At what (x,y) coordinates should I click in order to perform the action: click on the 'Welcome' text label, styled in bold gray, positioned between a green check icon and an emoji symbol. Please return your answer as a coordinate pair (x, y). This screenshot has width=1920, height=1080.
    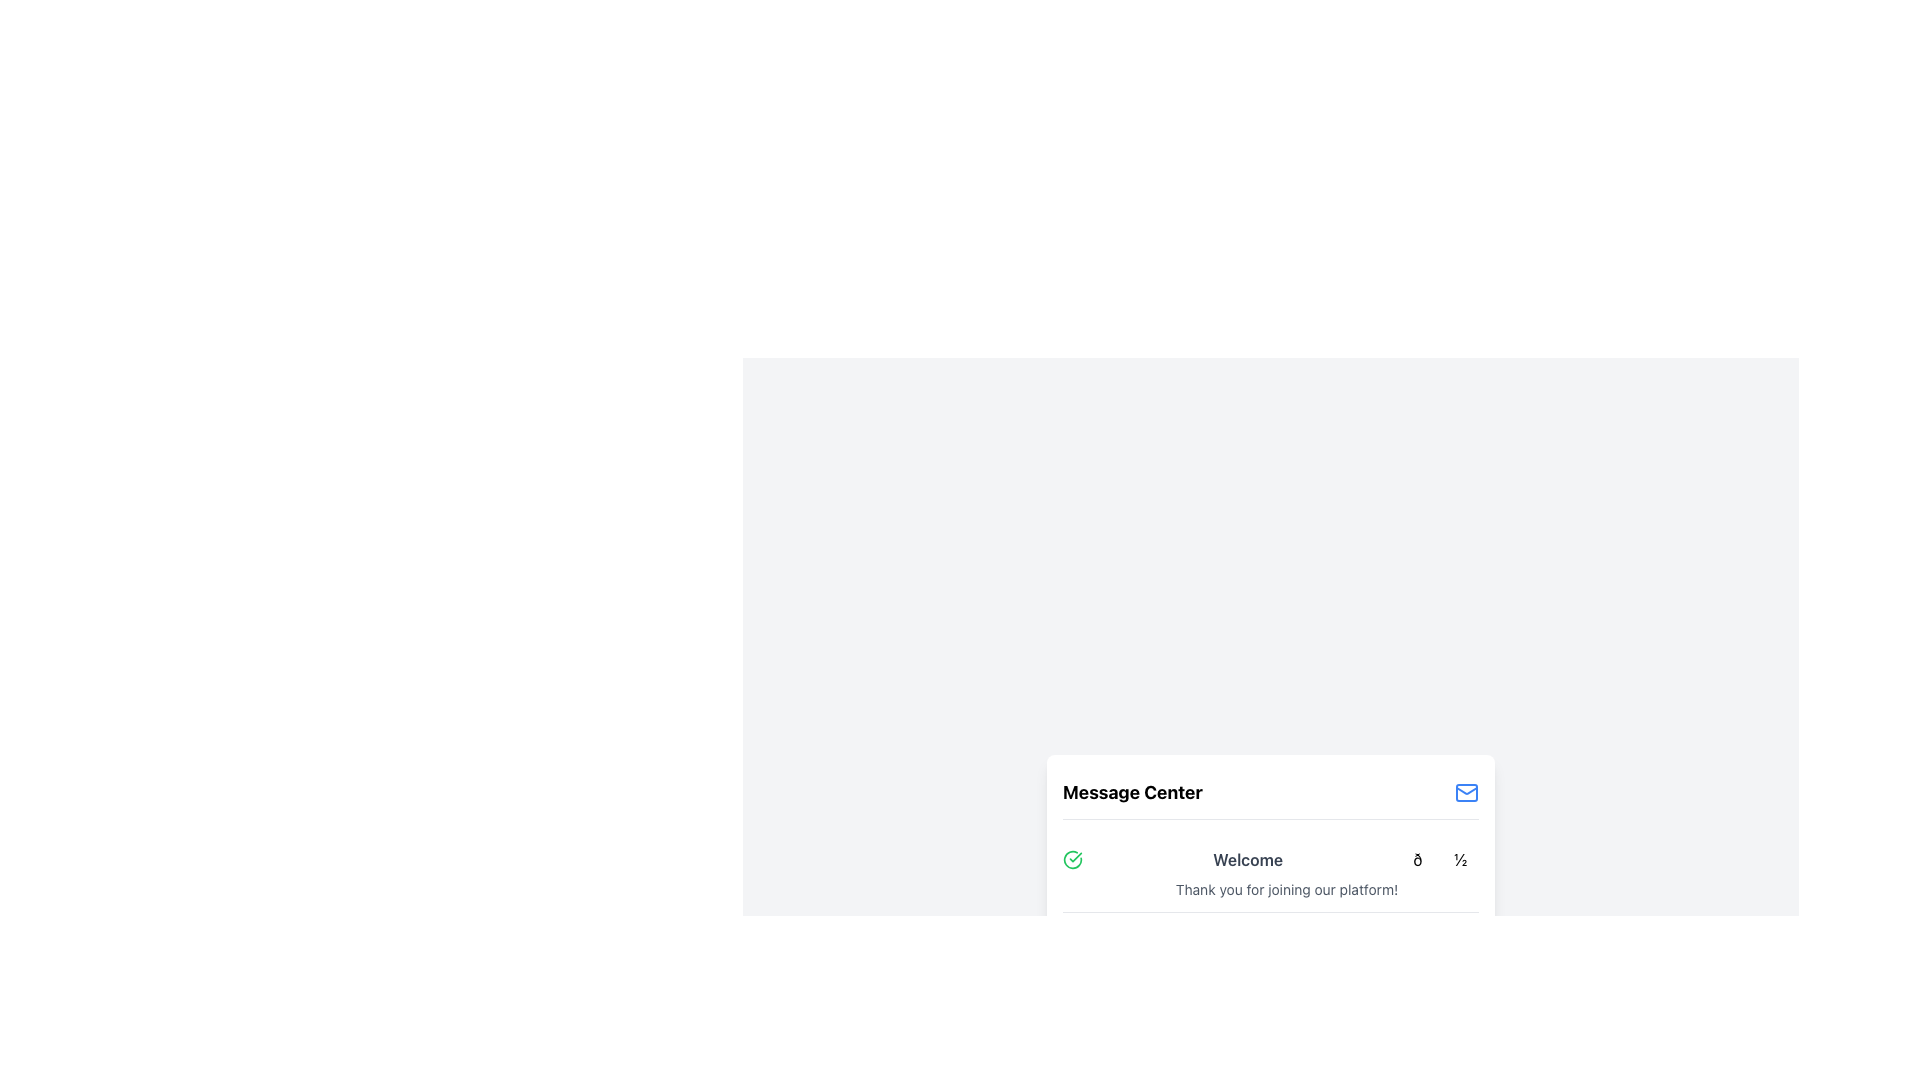
    Looking at the image, I should click on (1270, 859).